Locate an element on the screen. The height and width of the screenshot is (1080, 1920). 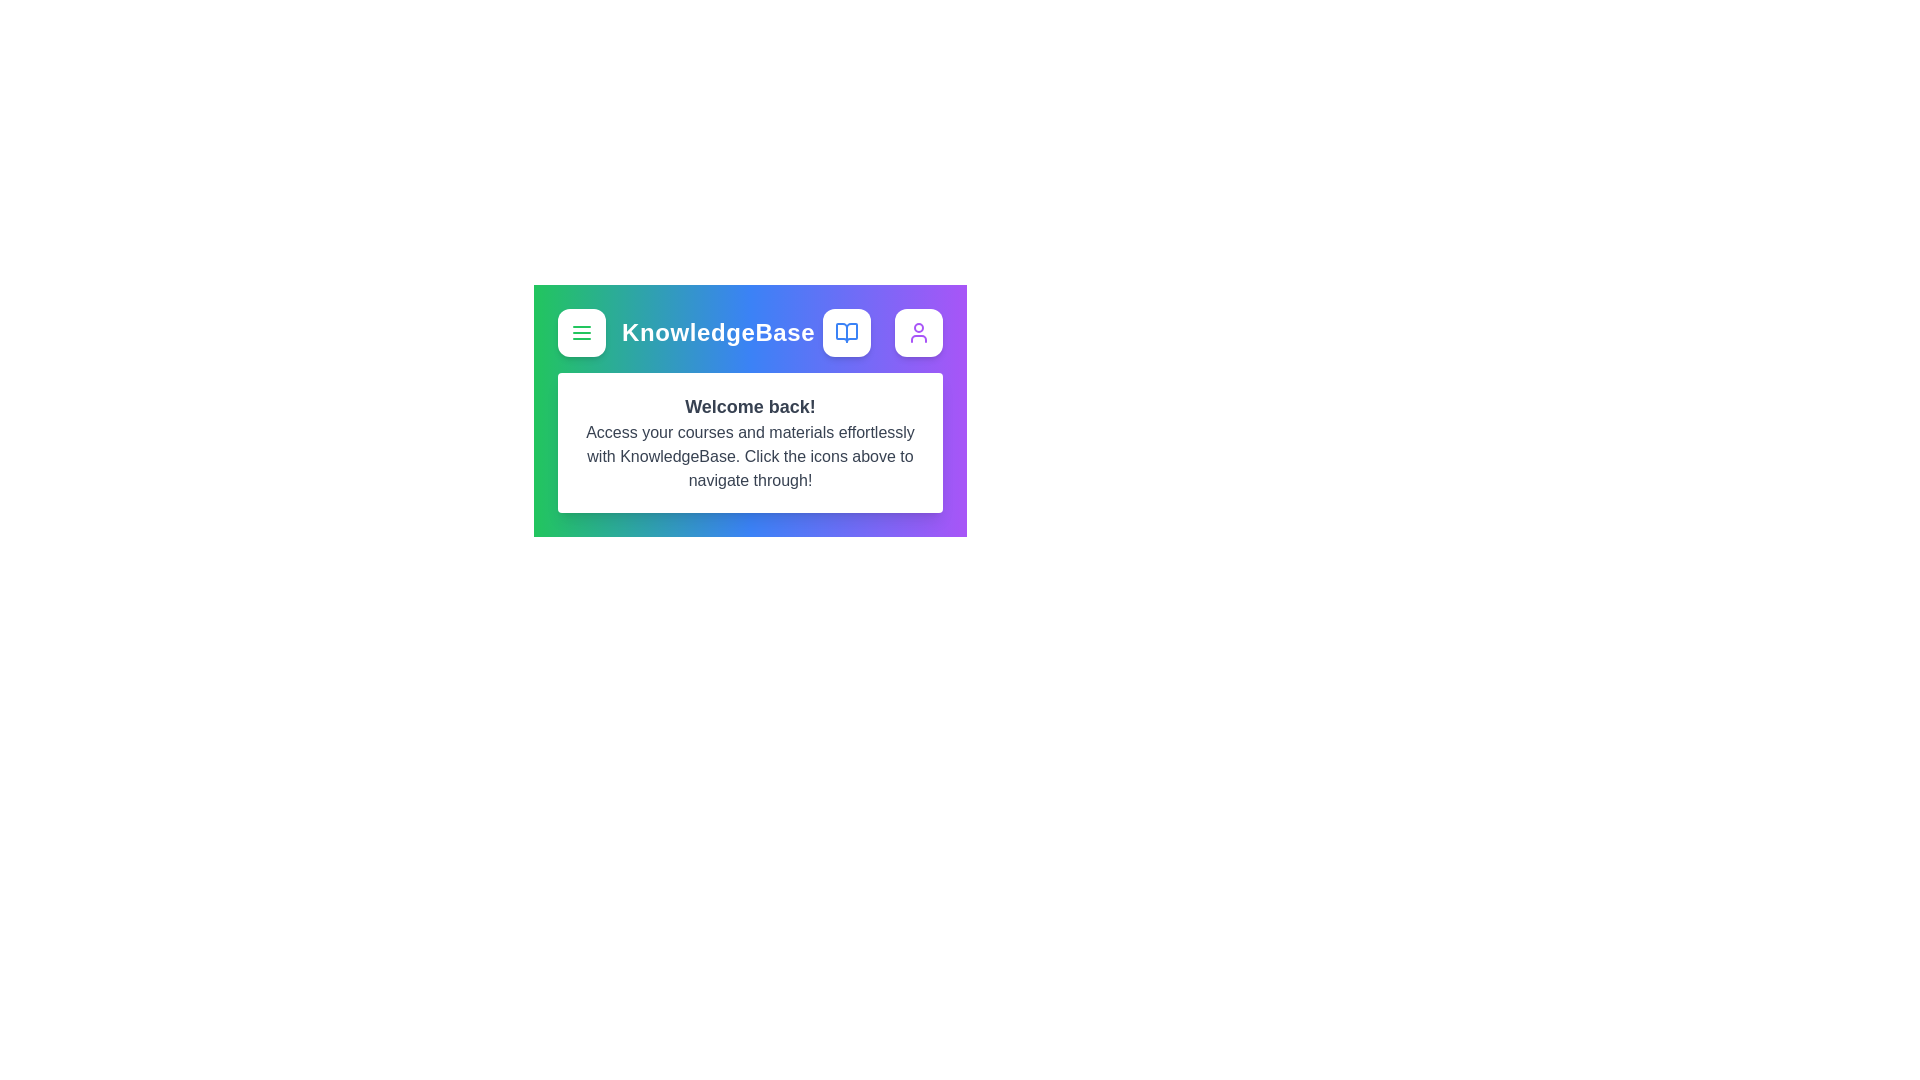
the user icon to access the user profile or settings is located at coordinates (917, 331).